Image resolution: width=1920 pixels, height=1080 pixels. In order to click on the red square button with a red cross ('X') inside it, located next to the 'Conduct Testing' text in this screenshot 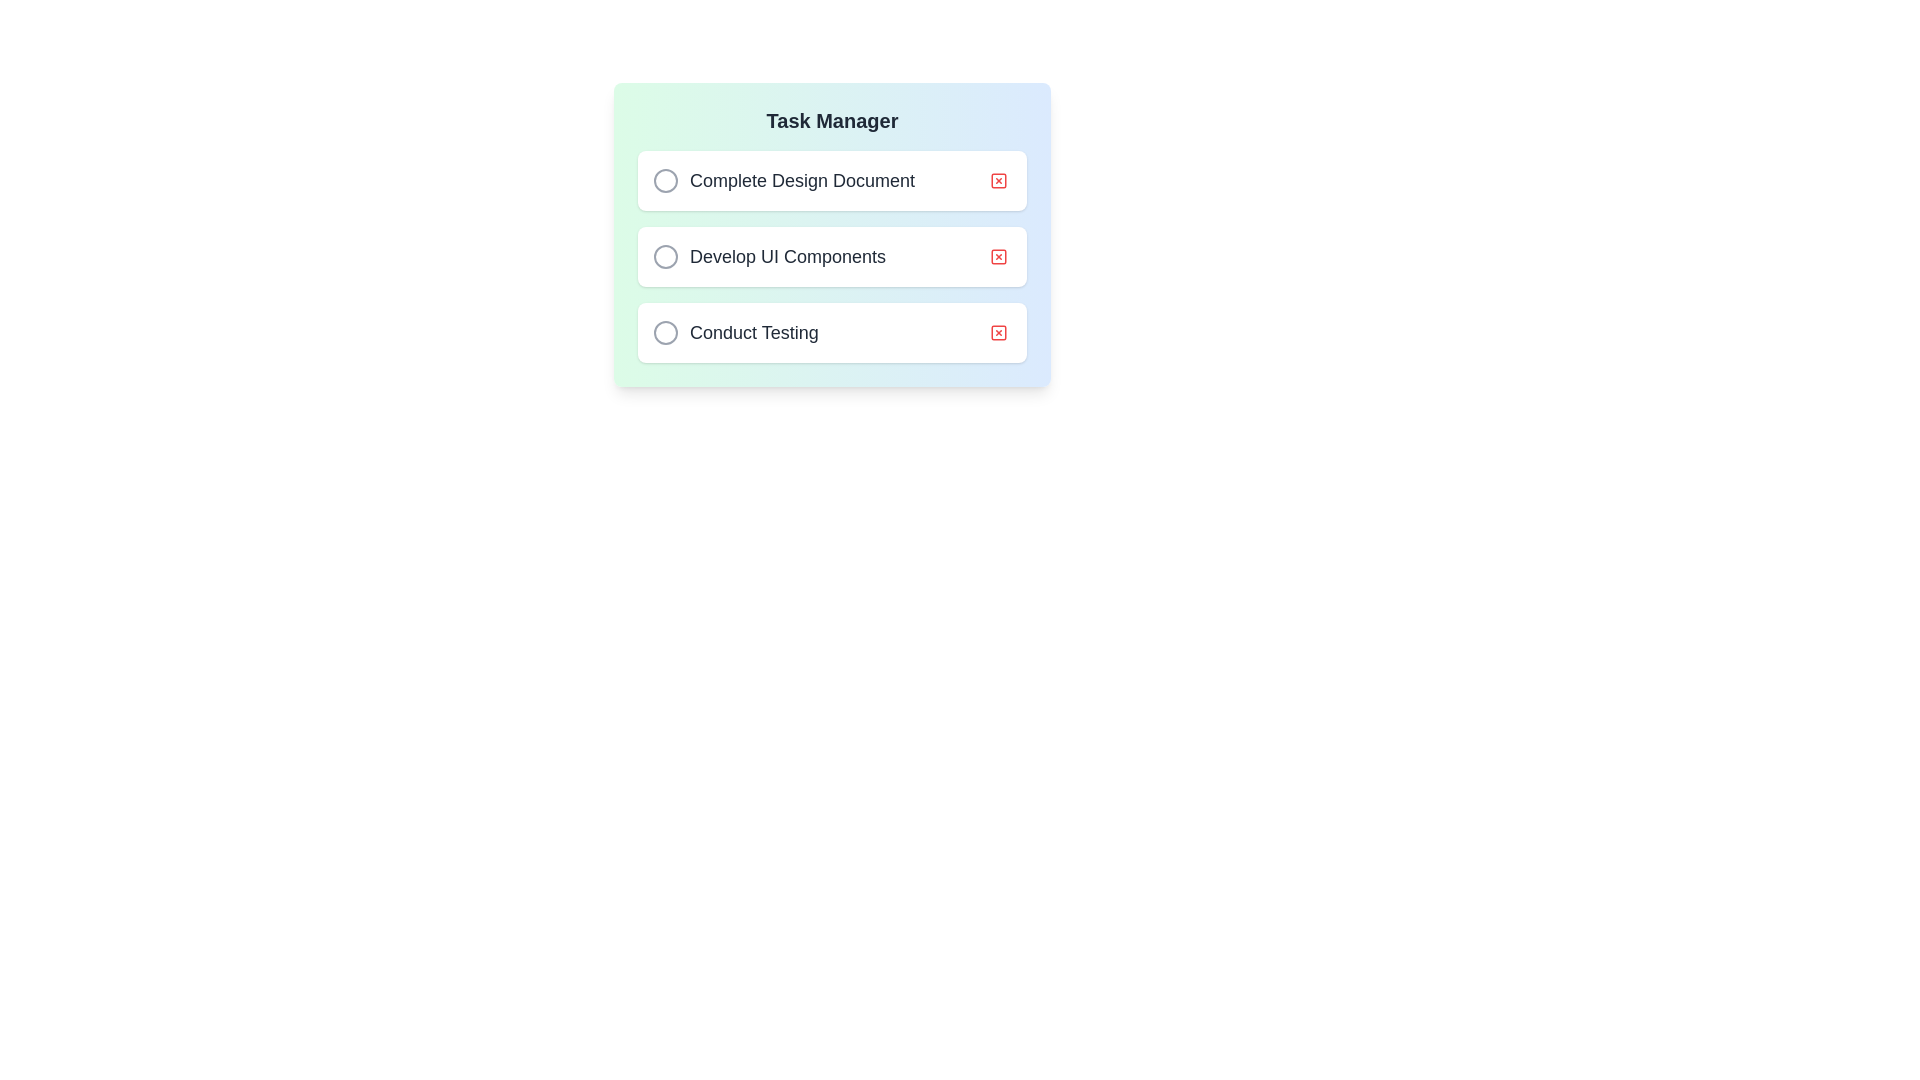, I will do `click(998, 331)`.